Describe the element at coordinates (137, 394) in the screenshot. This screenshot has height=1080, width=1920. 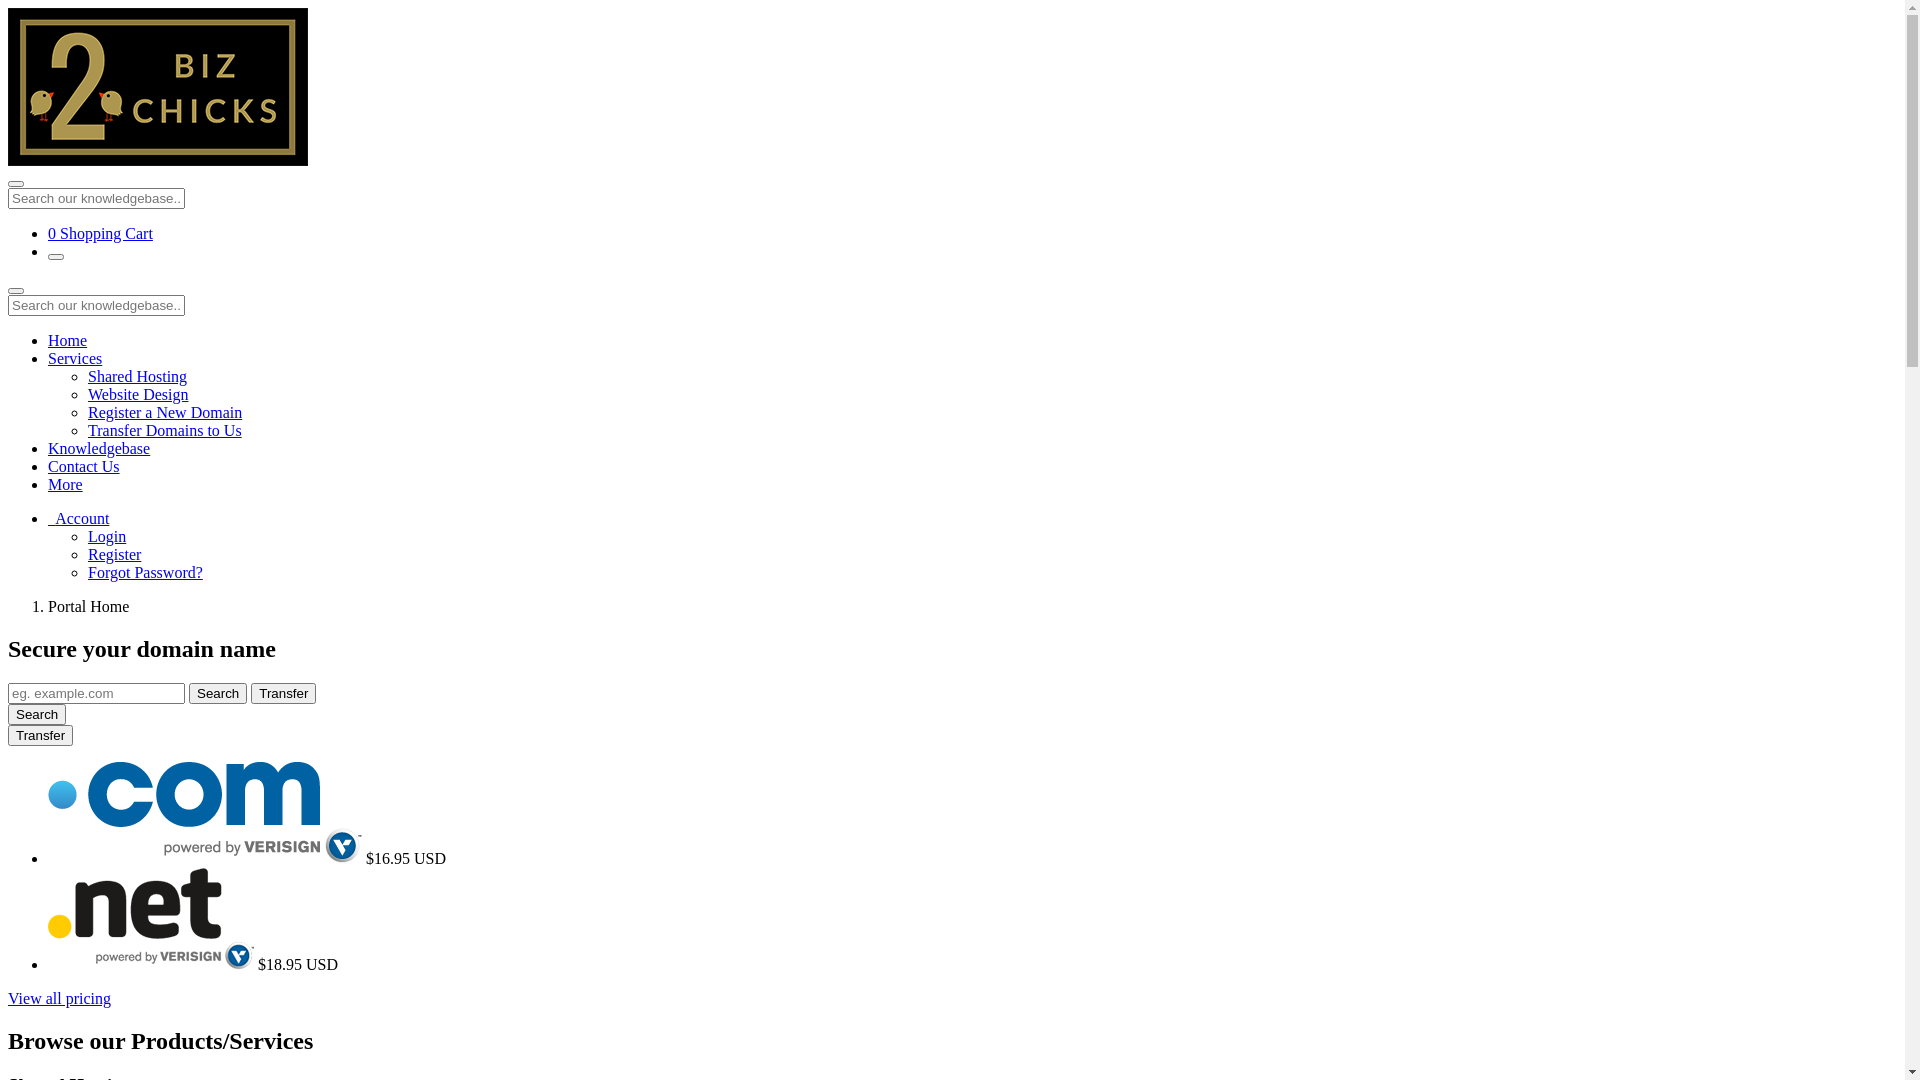
I see `'Website Design'` at that location.